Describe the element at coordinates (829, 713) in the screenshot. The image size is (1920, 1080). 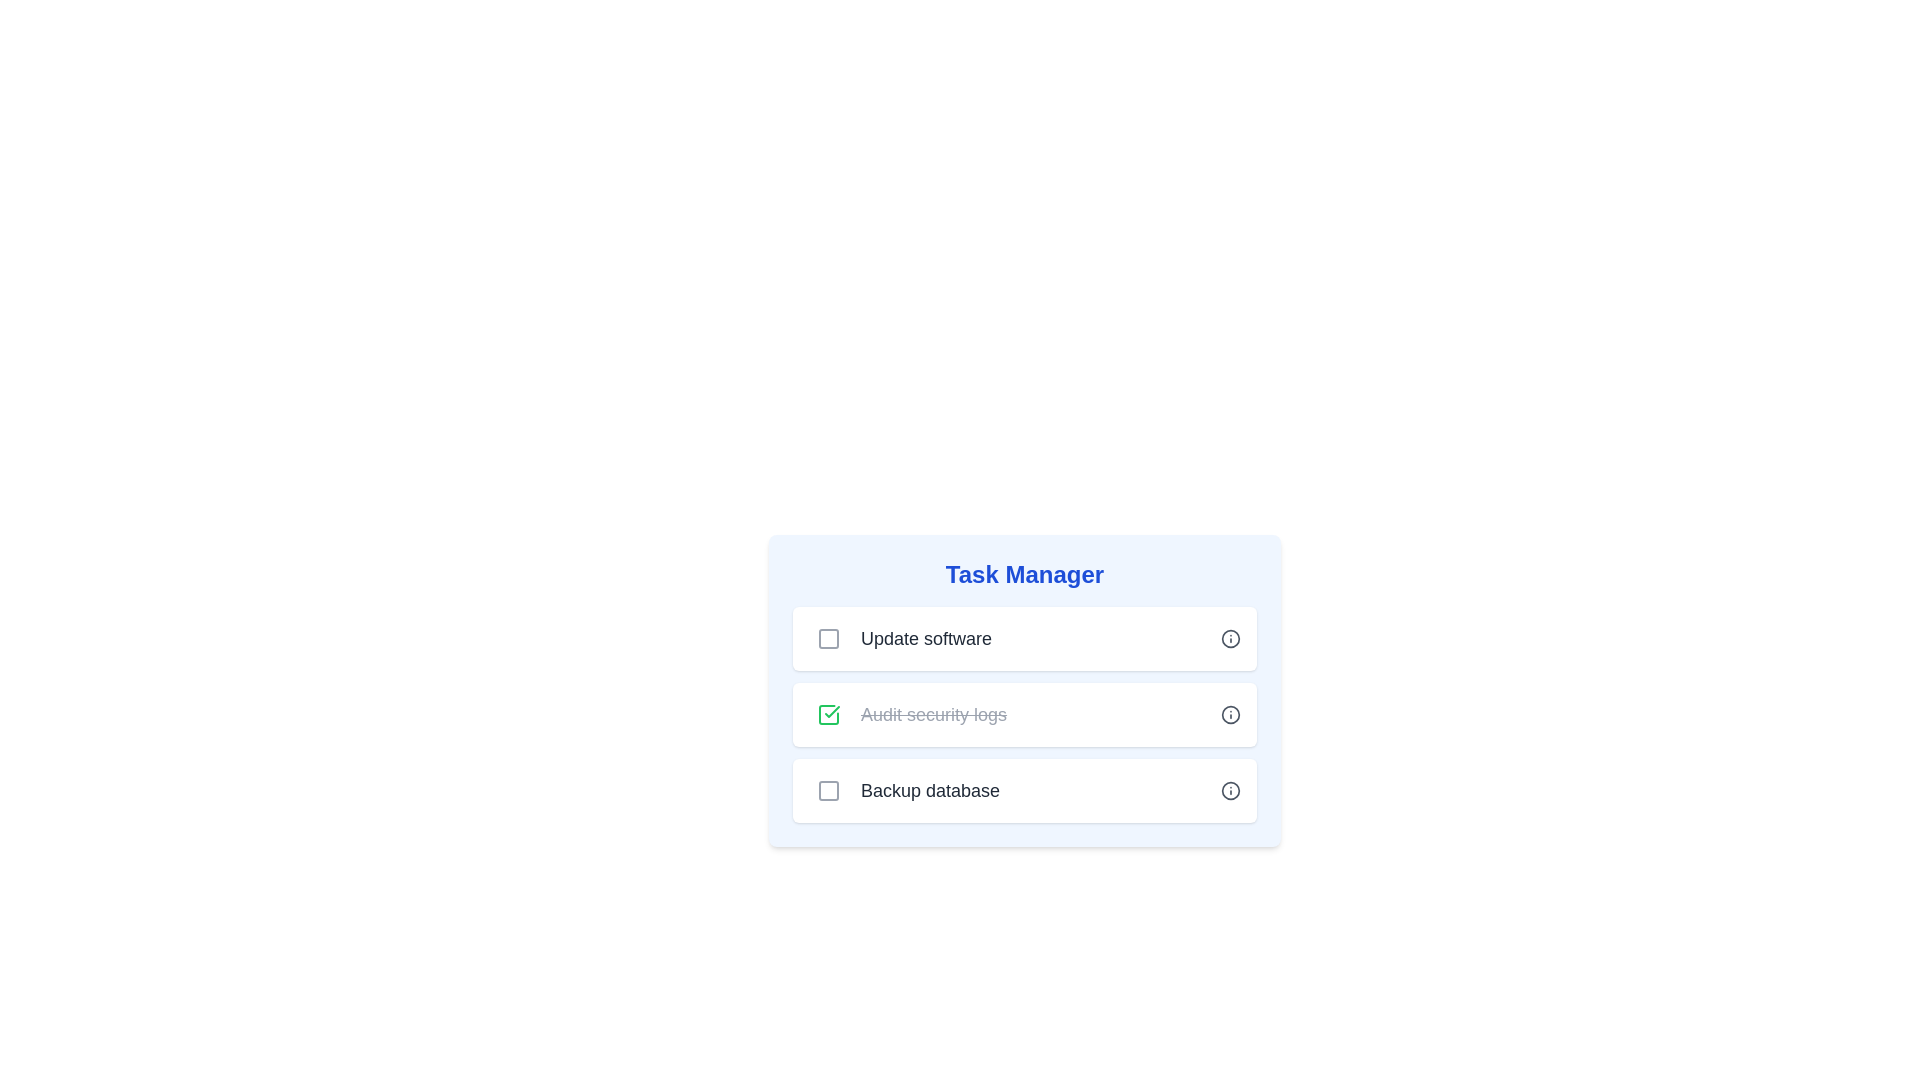
I see `the Checkbox with a green checkmark indicating the task 'Audit security logs' is selected, located in the middle row of the 'Task Manager' section` at that location.